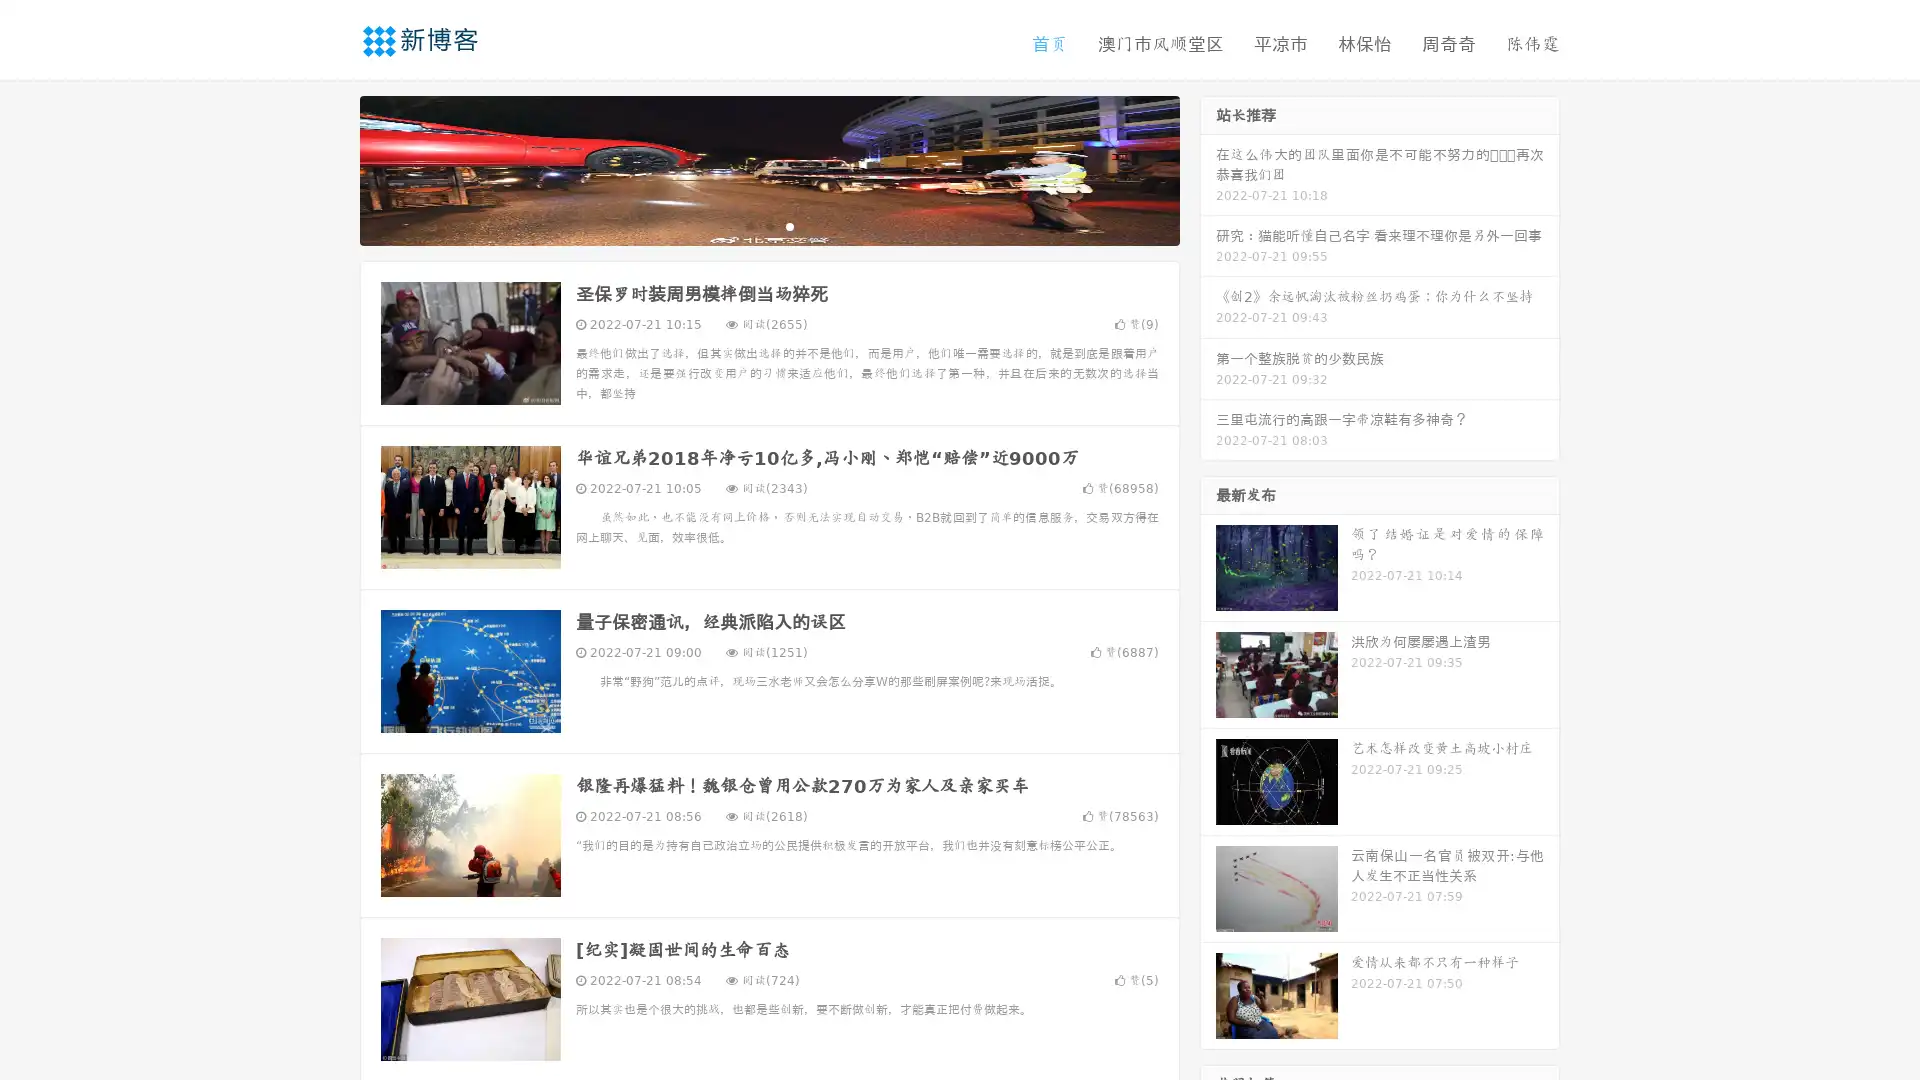  Describe the element at coordinates (748, 225) in the screenshot. I see `Go to slide 1` at that location.